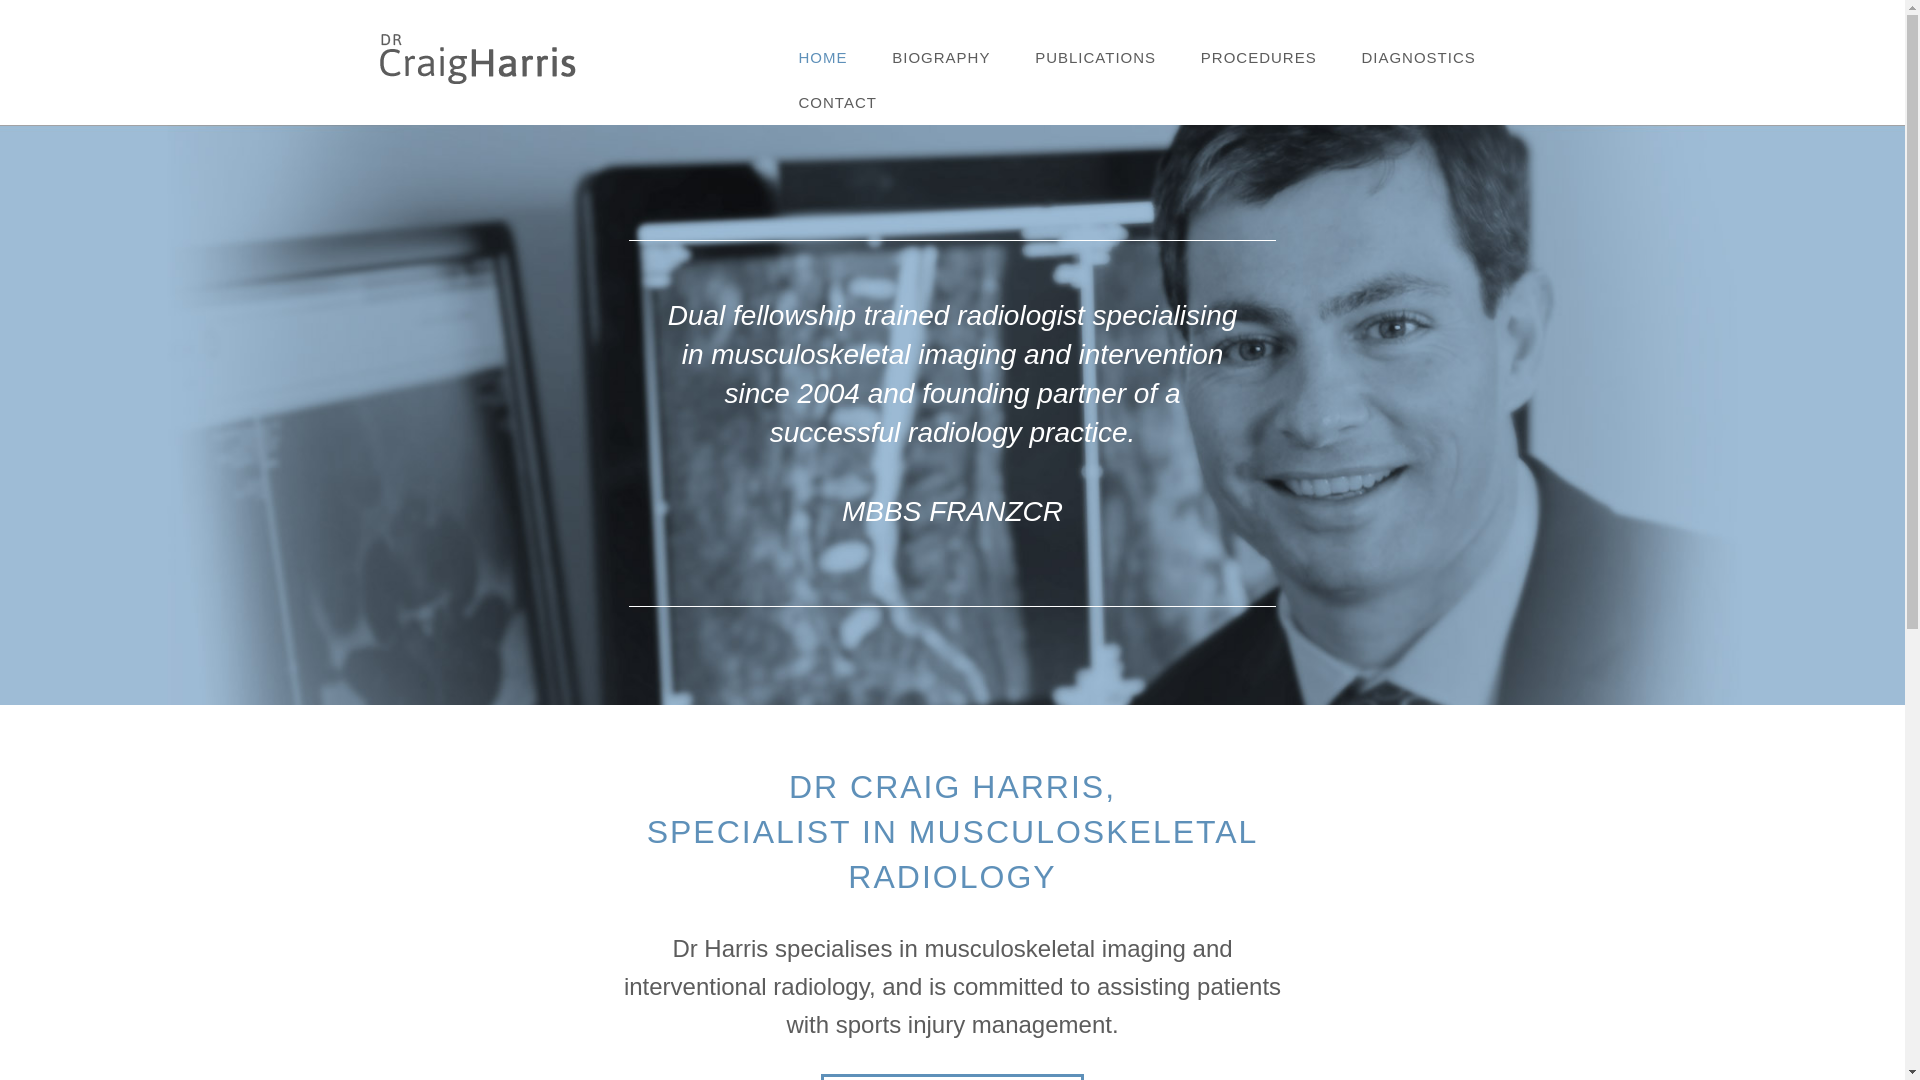 This screenshot has width=1920, height=1080. What do you see at coordinates (475, 56) in the screenshot?
I see `'Dr Craig Harris'` at bounding box center [475, 56].